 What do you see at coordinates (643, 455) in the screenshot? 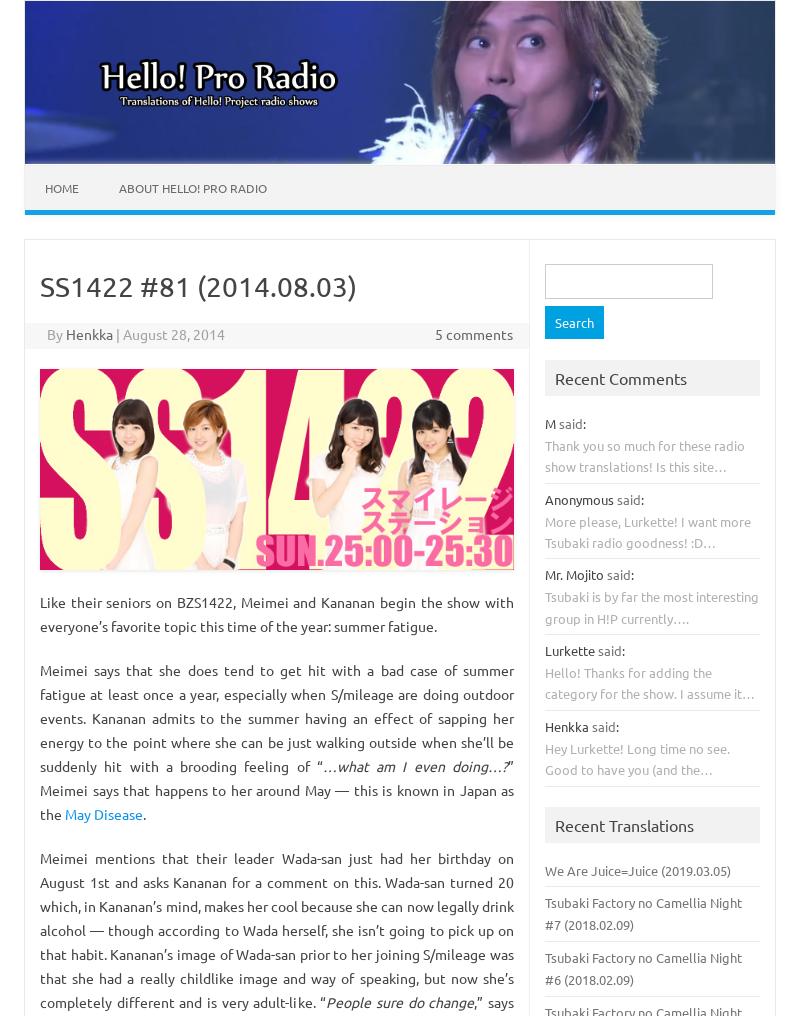
I see `'Thank you so much for these radio show translations! Is this site…'` at bounding box center [643, 455].